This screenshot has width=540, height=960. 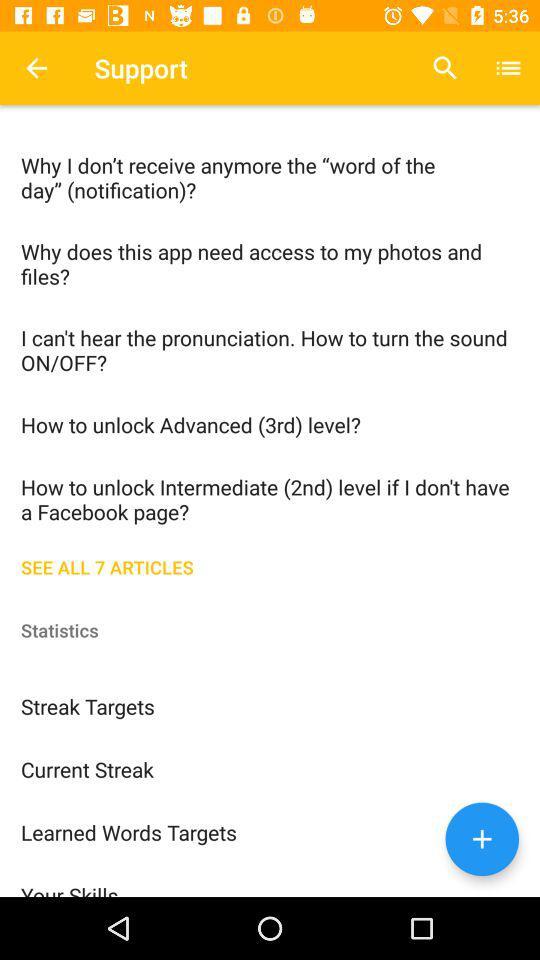 What do you see at coordinates (36, 68) in the screenshot?
I see `the item above faqs icon` at bounding box center [36, 68].